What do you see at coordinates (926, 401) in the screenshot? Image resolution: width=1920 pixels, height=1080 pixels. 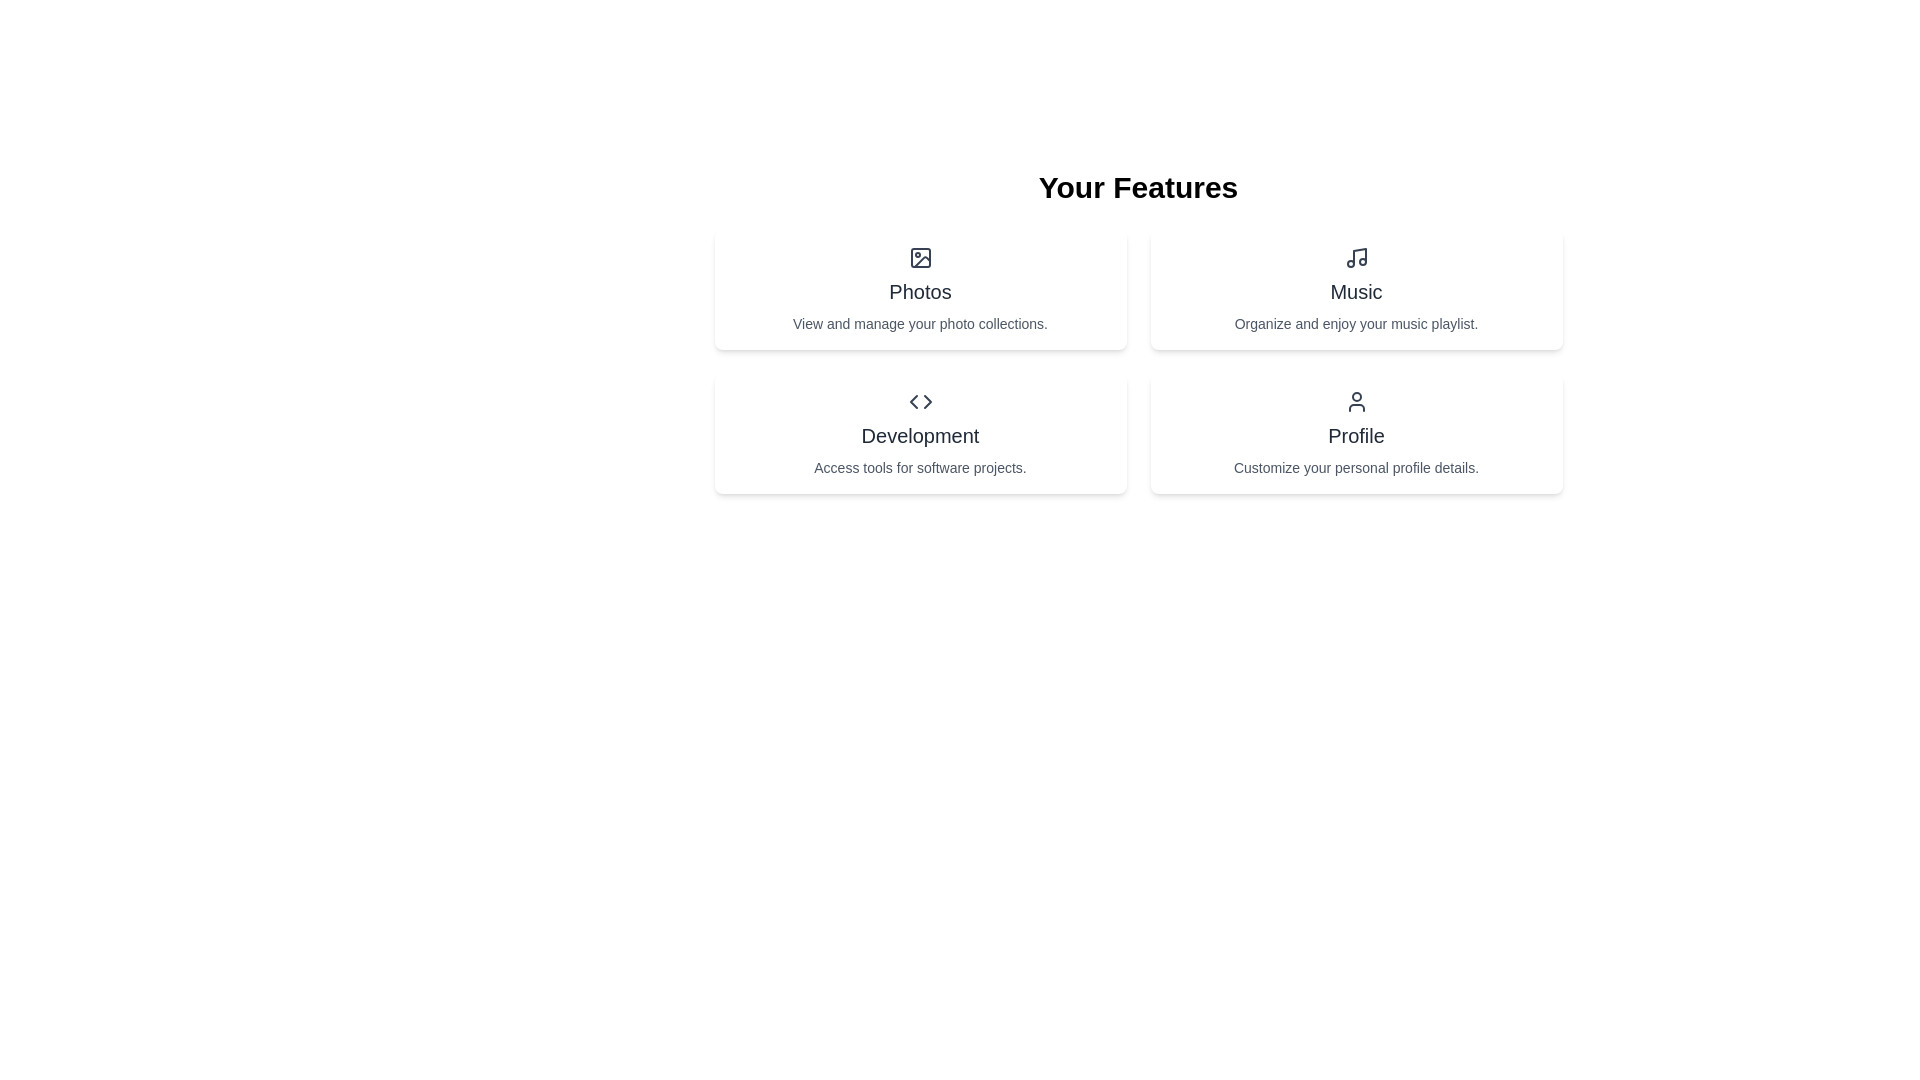 I see `the right-pointing triangular SVG icon located at the top-left of the 'Development' feature card` at bounding box center [926, 401].